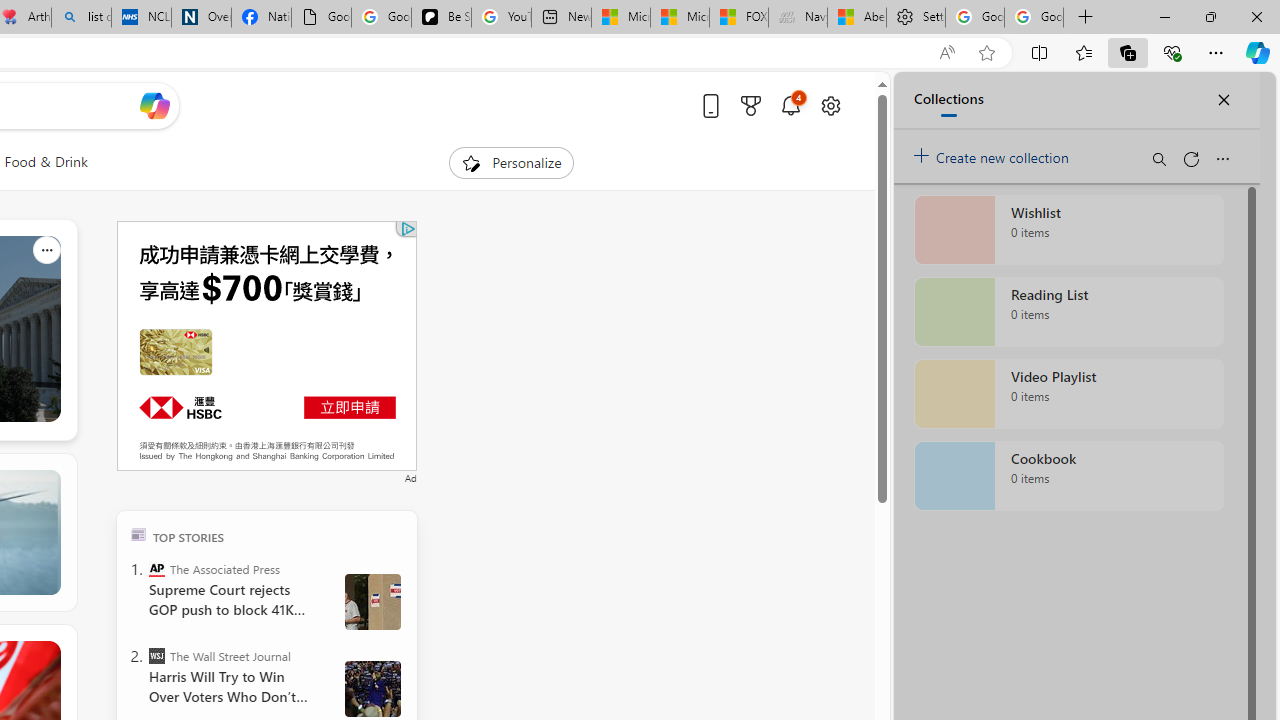 The width and height of the screenshot is (1280, 720). I want to click on 'Navy Quest', so click(797, 17).